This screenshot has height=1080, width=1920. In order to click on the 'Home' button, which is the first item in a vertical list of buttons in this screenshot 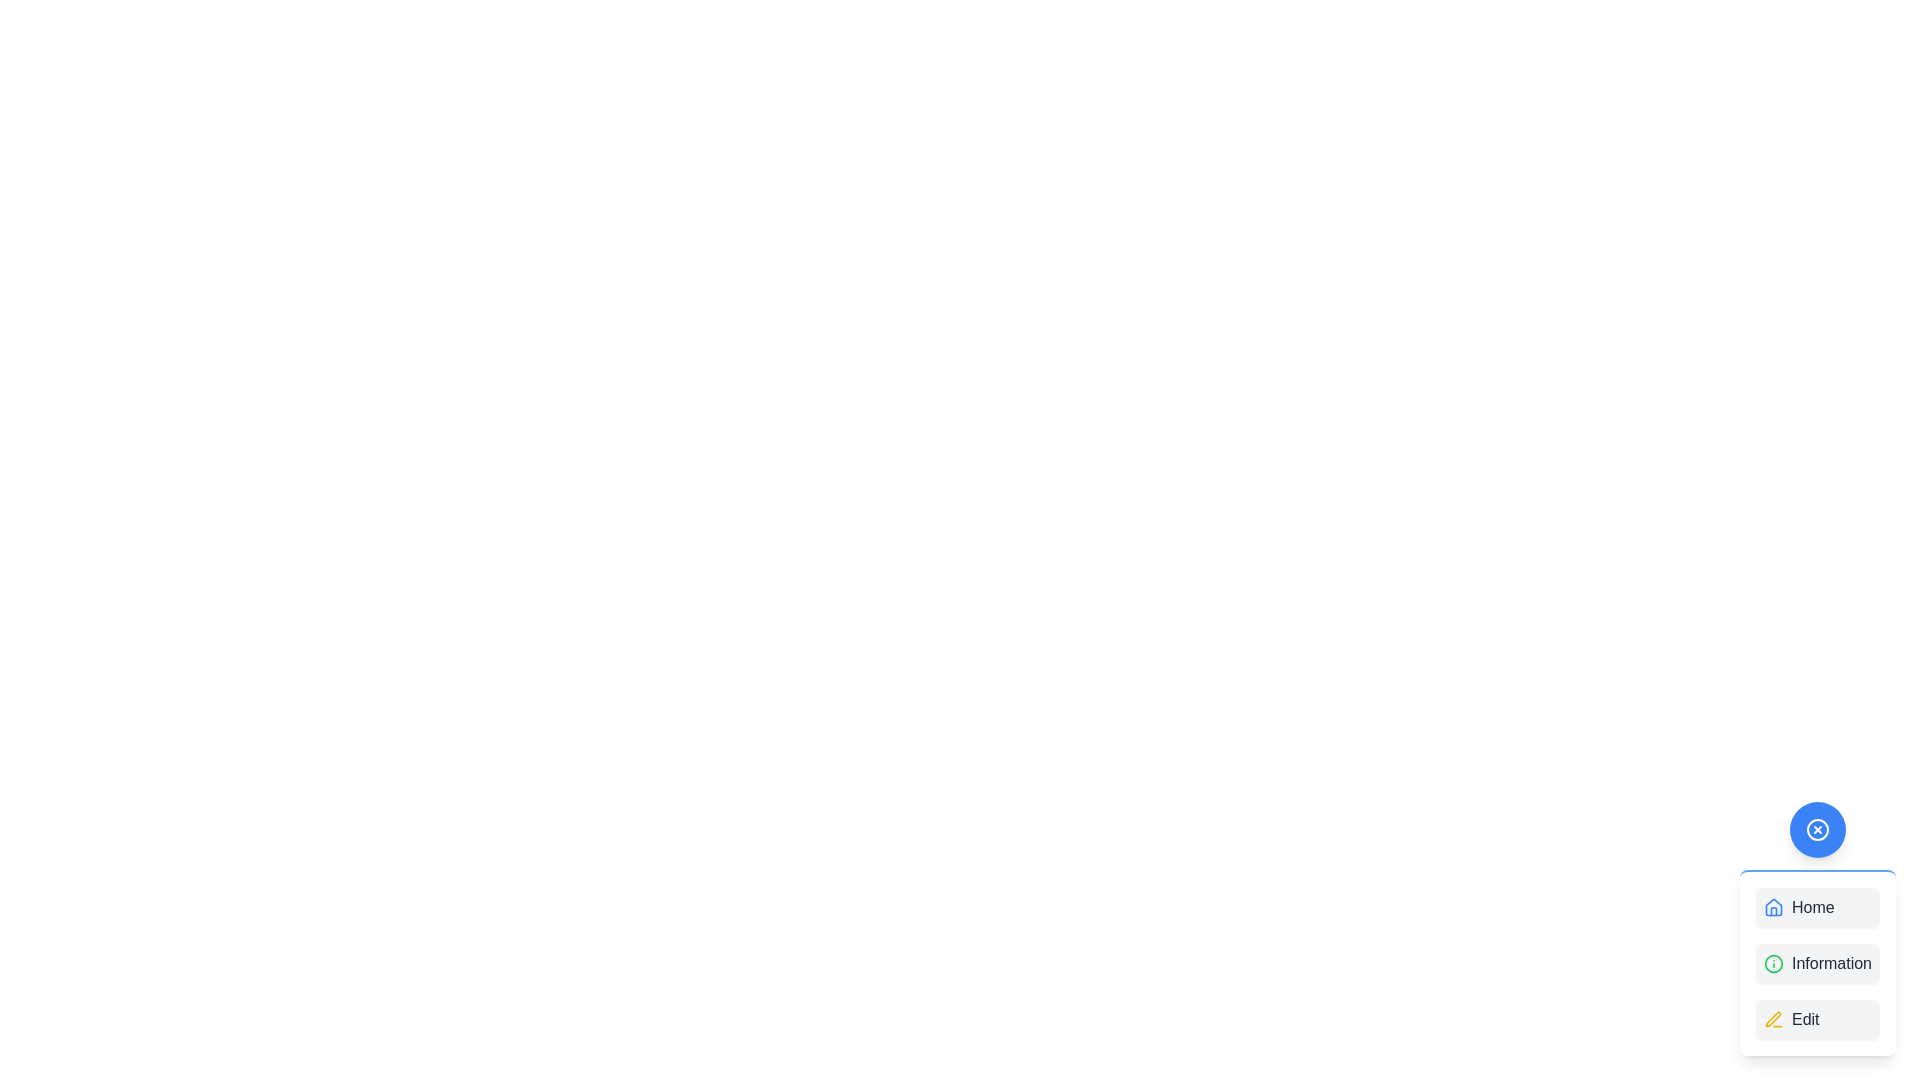, I will do `click(1818, 907)`.